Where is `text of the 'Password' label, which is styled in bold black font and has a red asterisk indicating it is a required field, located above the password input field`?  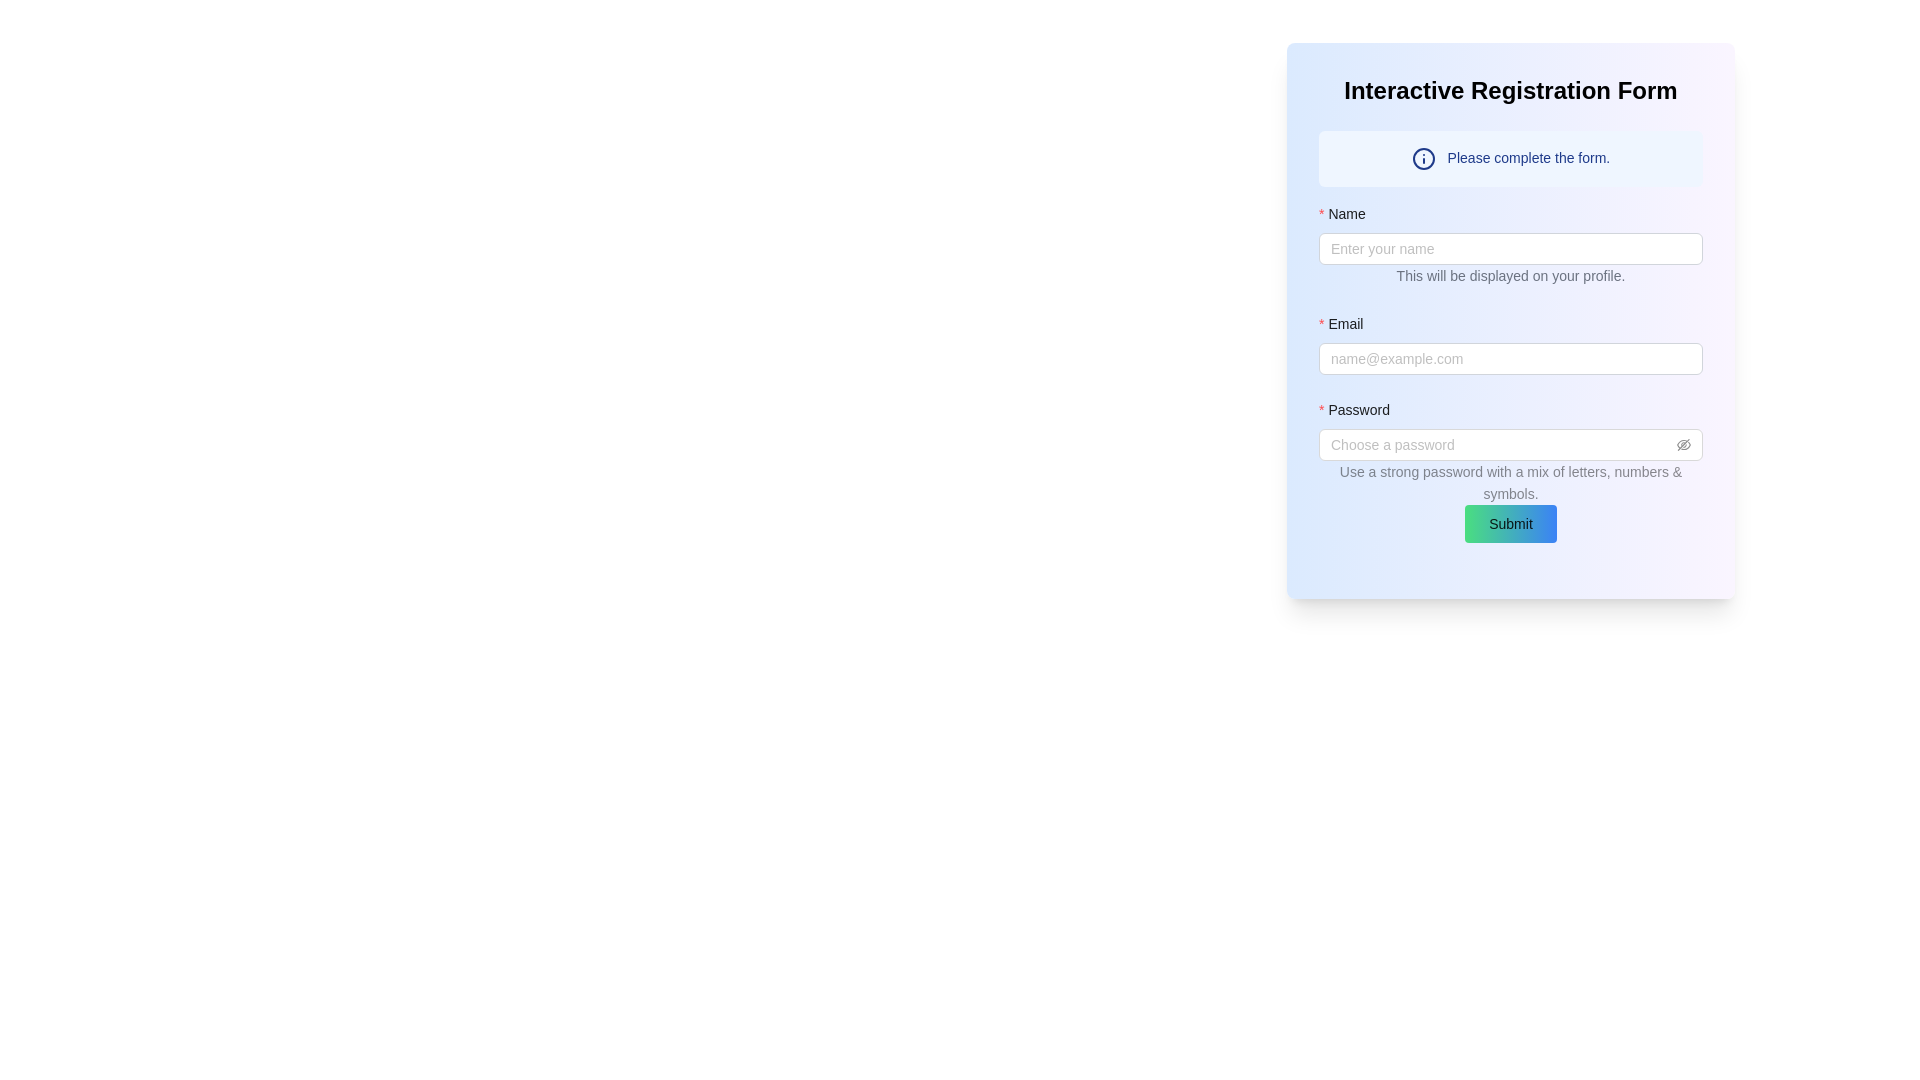
text of the 'Password' label, which is styled in bold black font and has a red asterisk indicating it is a required field, located above the password input field is located at coordinates (1511, 412).